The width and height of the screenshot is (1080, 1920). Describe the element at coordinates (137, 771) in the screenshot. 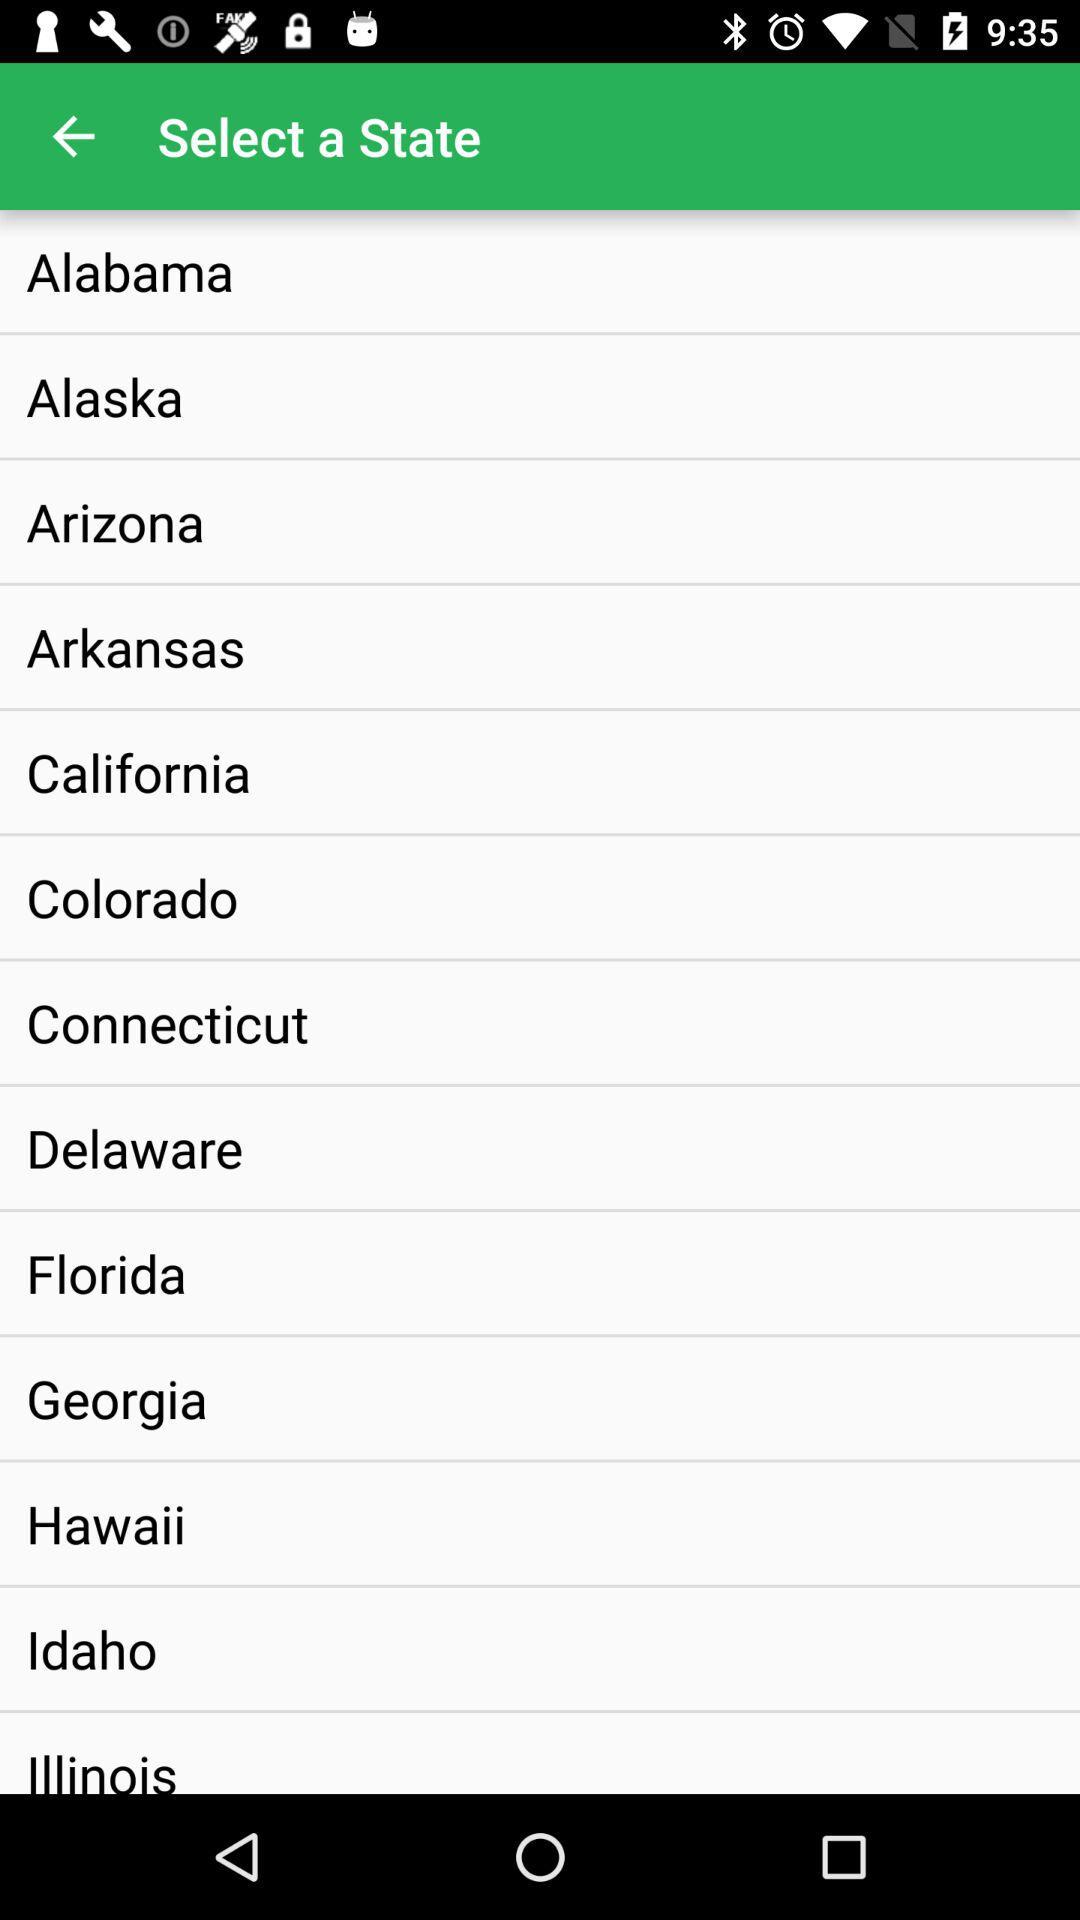

I see `california item` at that location.